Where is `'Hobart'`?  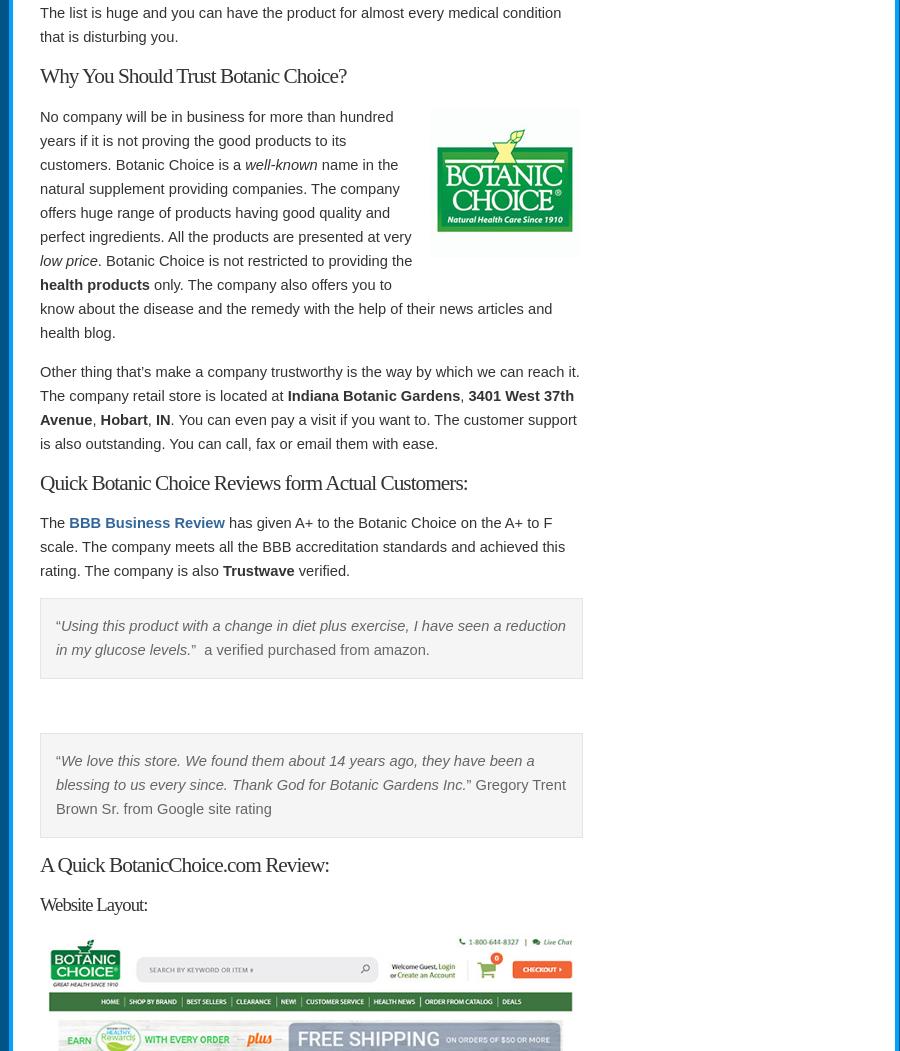
'Hobart' is located at coordinates (123, 419).